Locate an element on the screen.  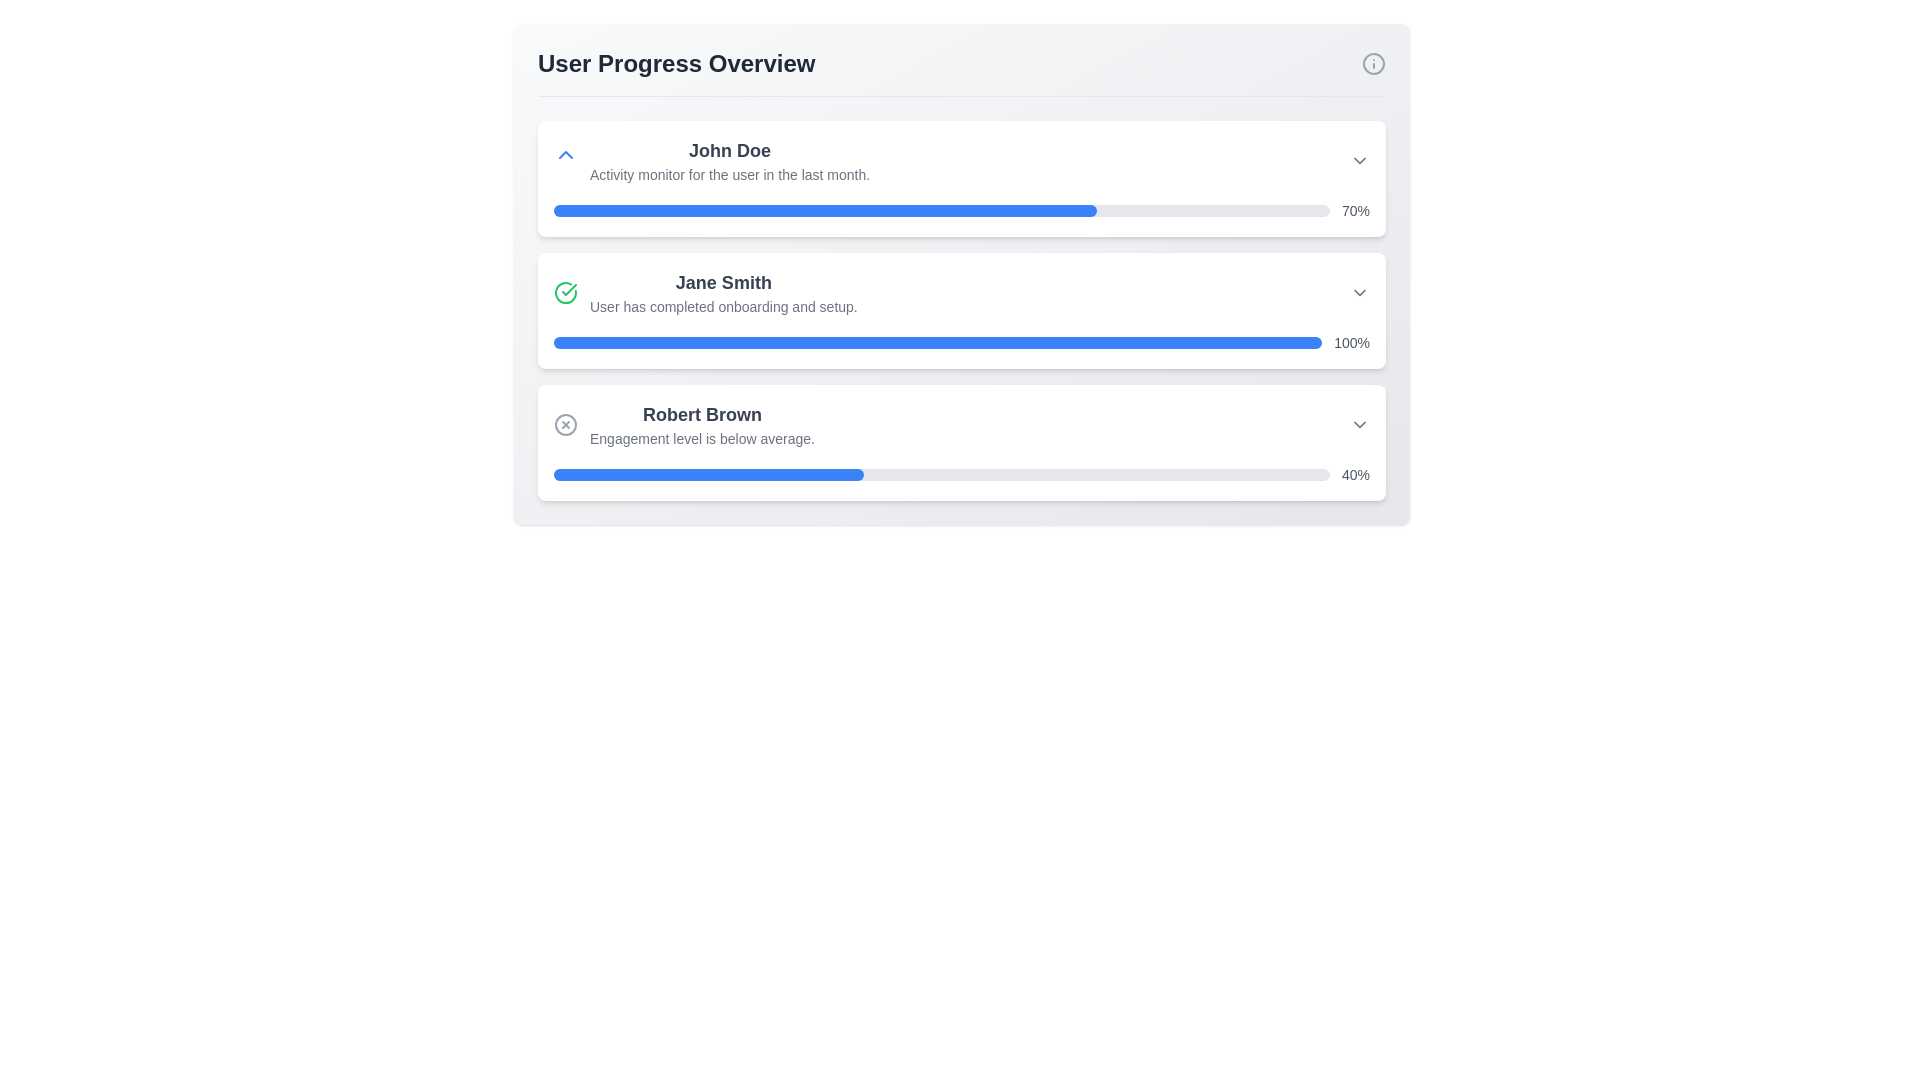
the text component displaying the name 'Robert Brown', which is centrally located above a subtitle indicating engagement status is located at coordinates (702, 414).